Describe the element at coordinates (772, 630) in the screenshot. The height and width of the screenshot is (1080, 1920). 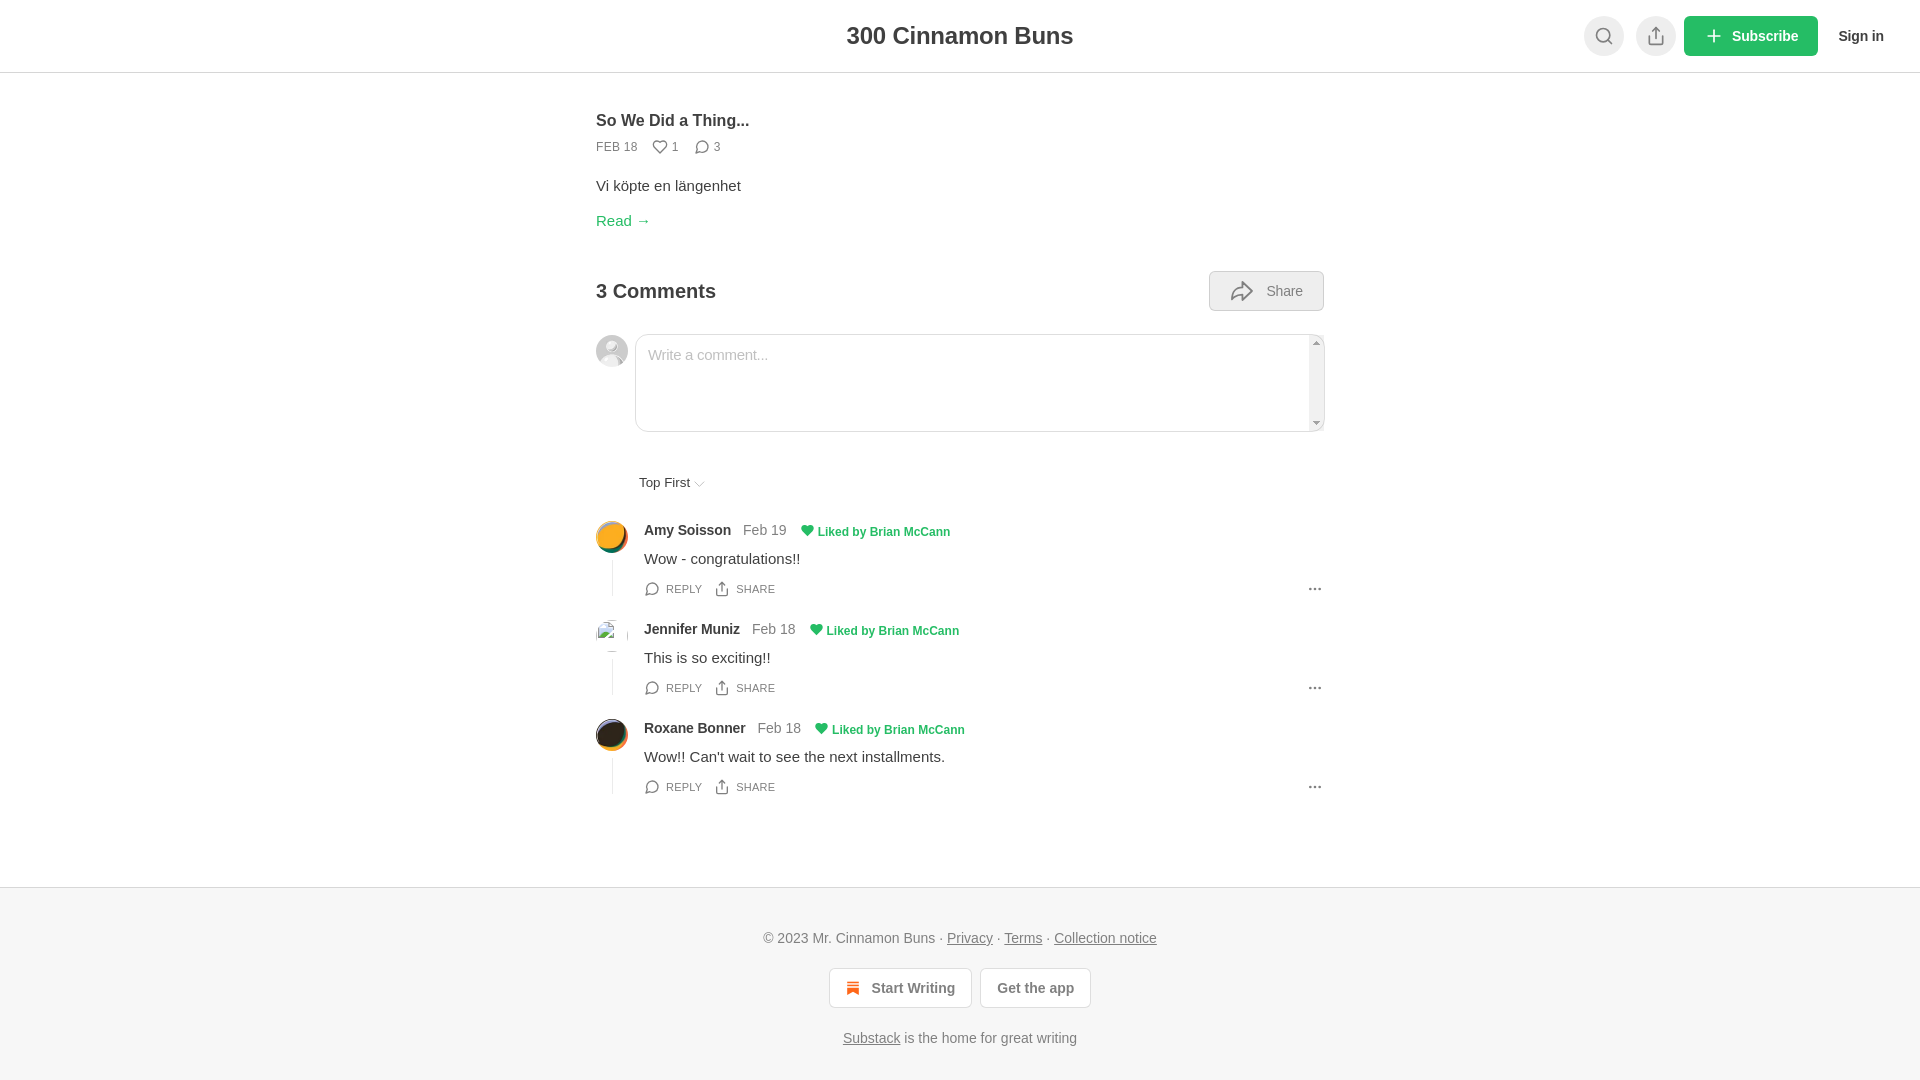
I see `'Feb 18'` at that location.